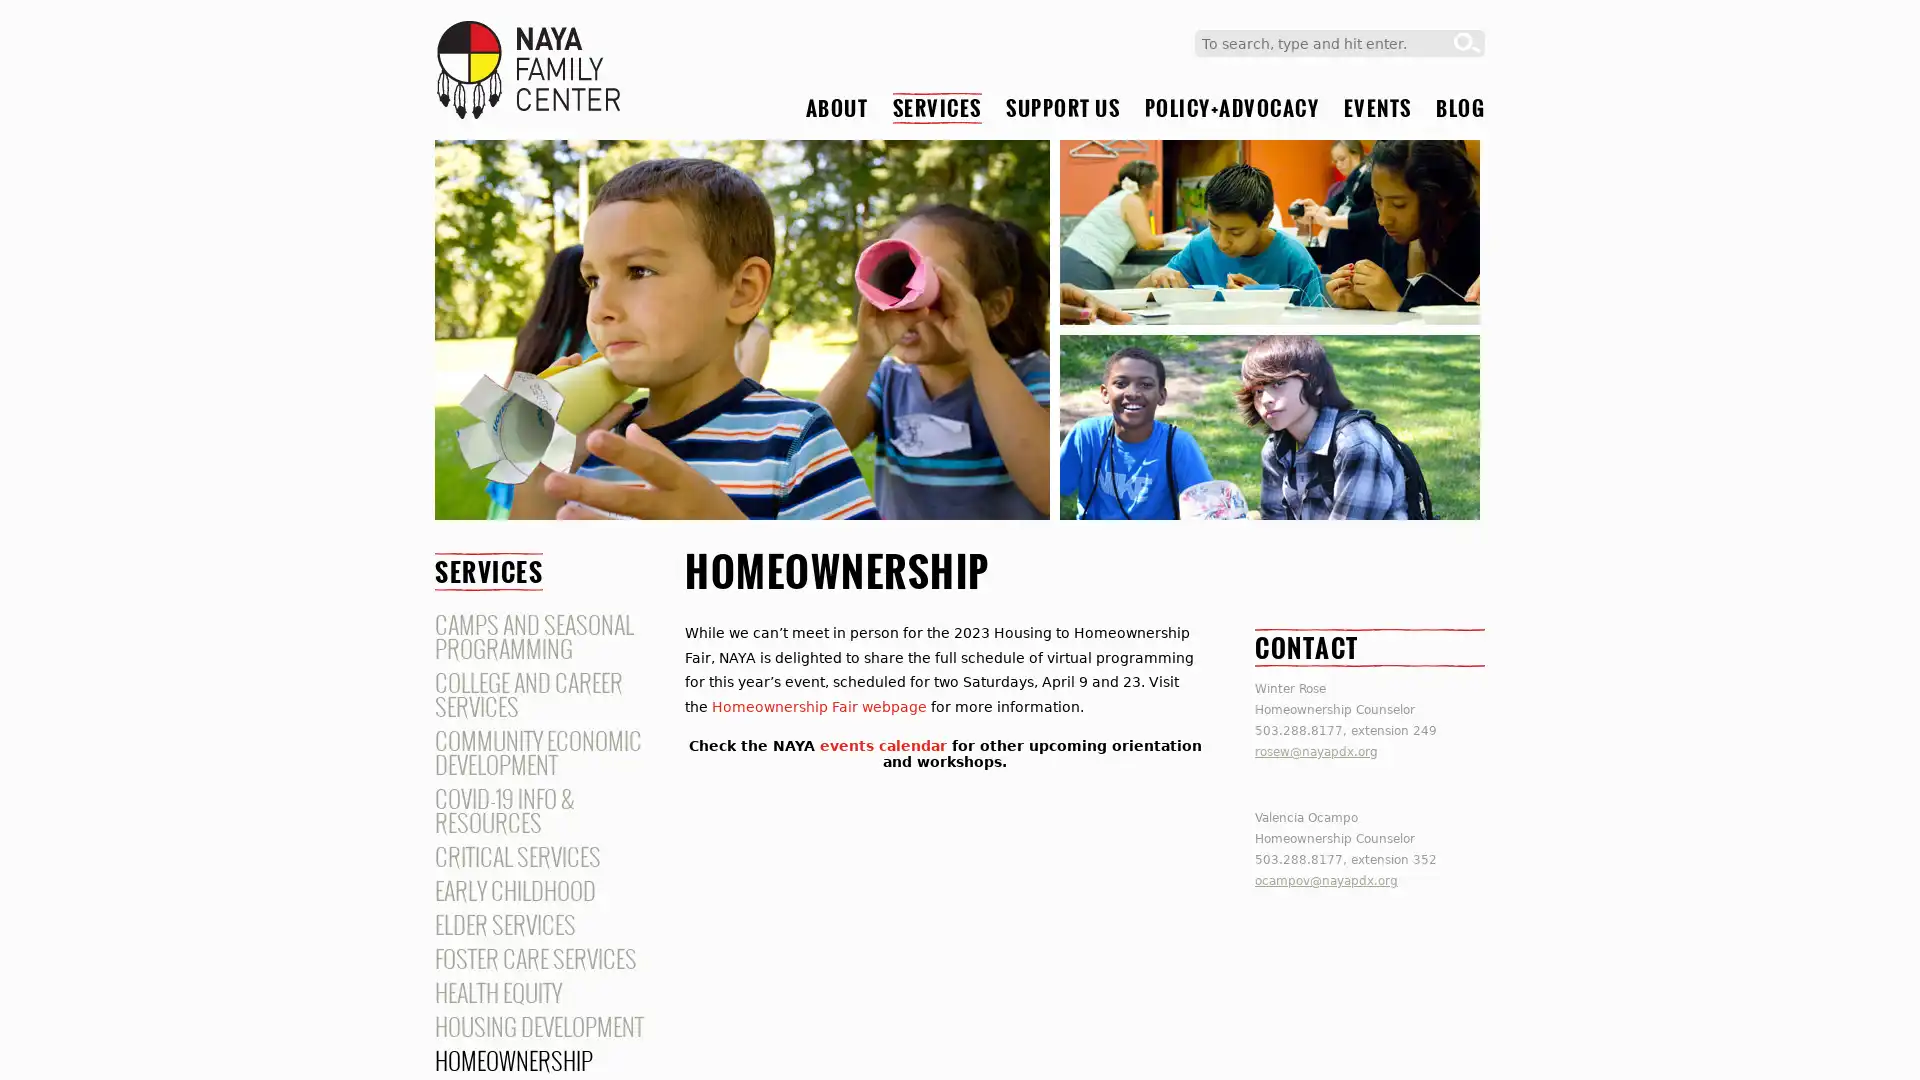  I want to click on Search, so click(1467, 43).